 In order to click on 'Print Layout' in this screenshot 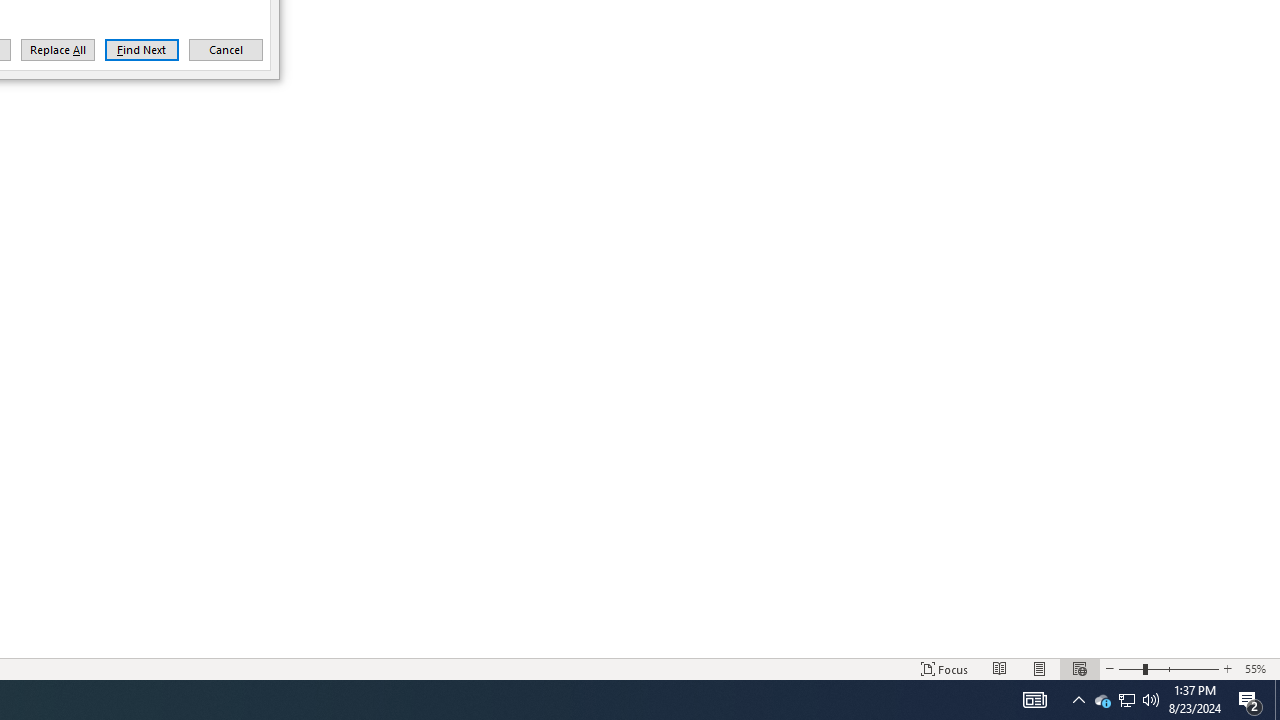, I will do `click(1040, 669)`.